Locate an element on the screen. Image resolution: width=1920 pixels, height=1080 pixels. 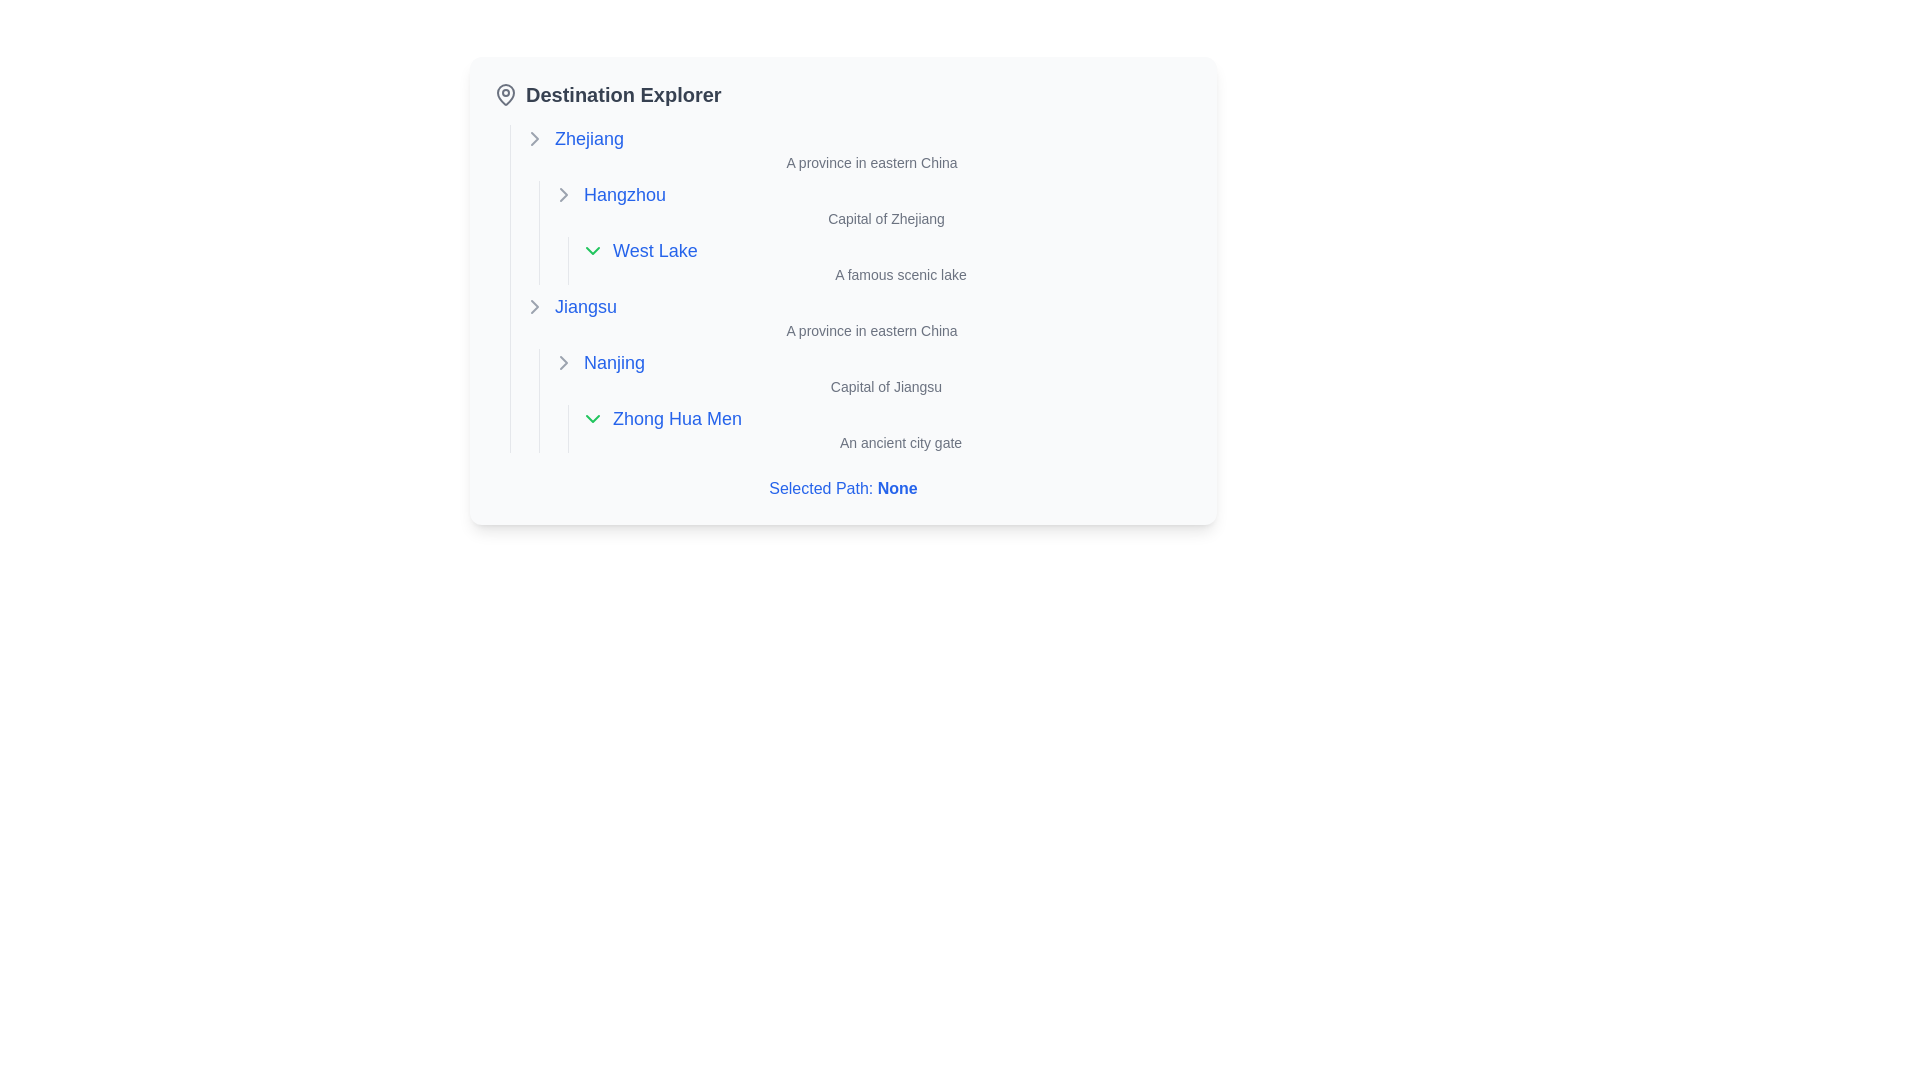
the icon located to the left of the 'Nanjing' text label in the 'Destination Explorer' interface is located at coordinates (563, 362).